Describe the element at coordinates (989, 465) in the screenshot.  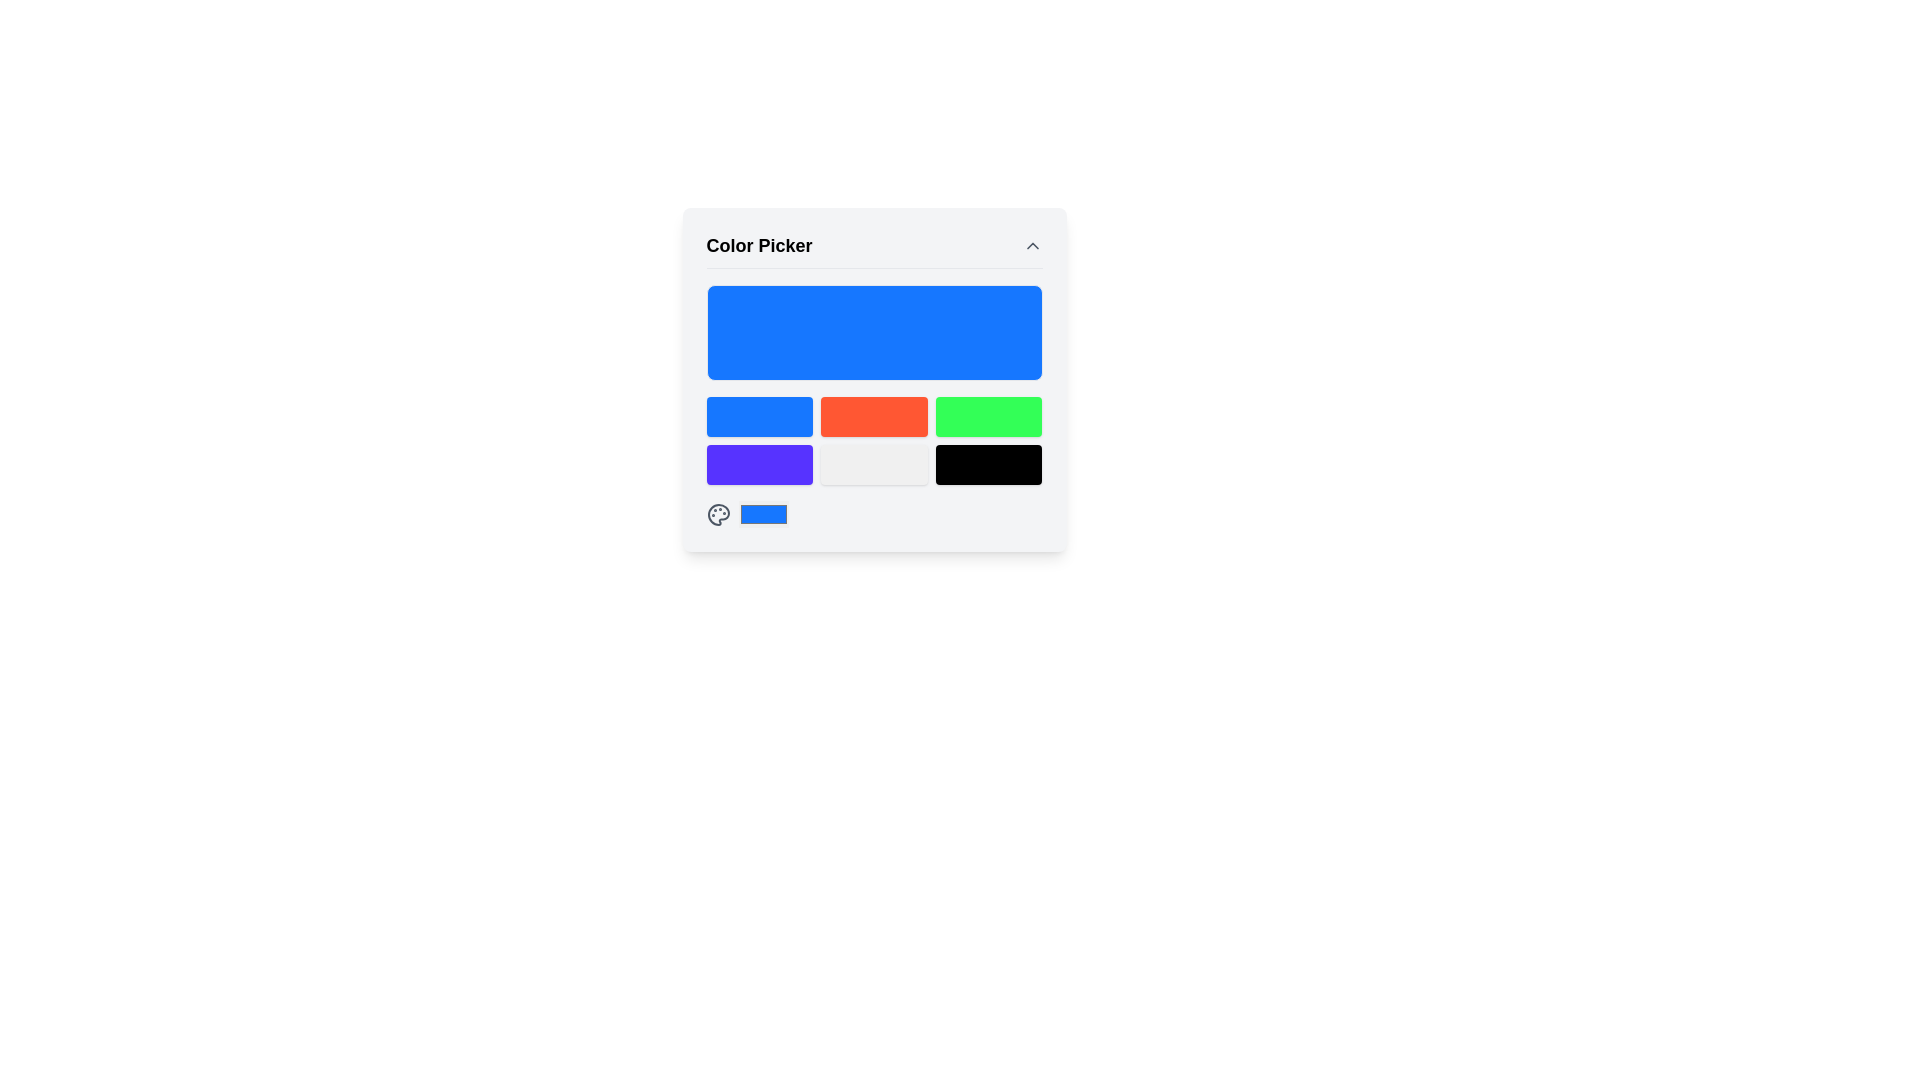
I see `the button in the bottom-right corner of the color-picker tool` at that location.